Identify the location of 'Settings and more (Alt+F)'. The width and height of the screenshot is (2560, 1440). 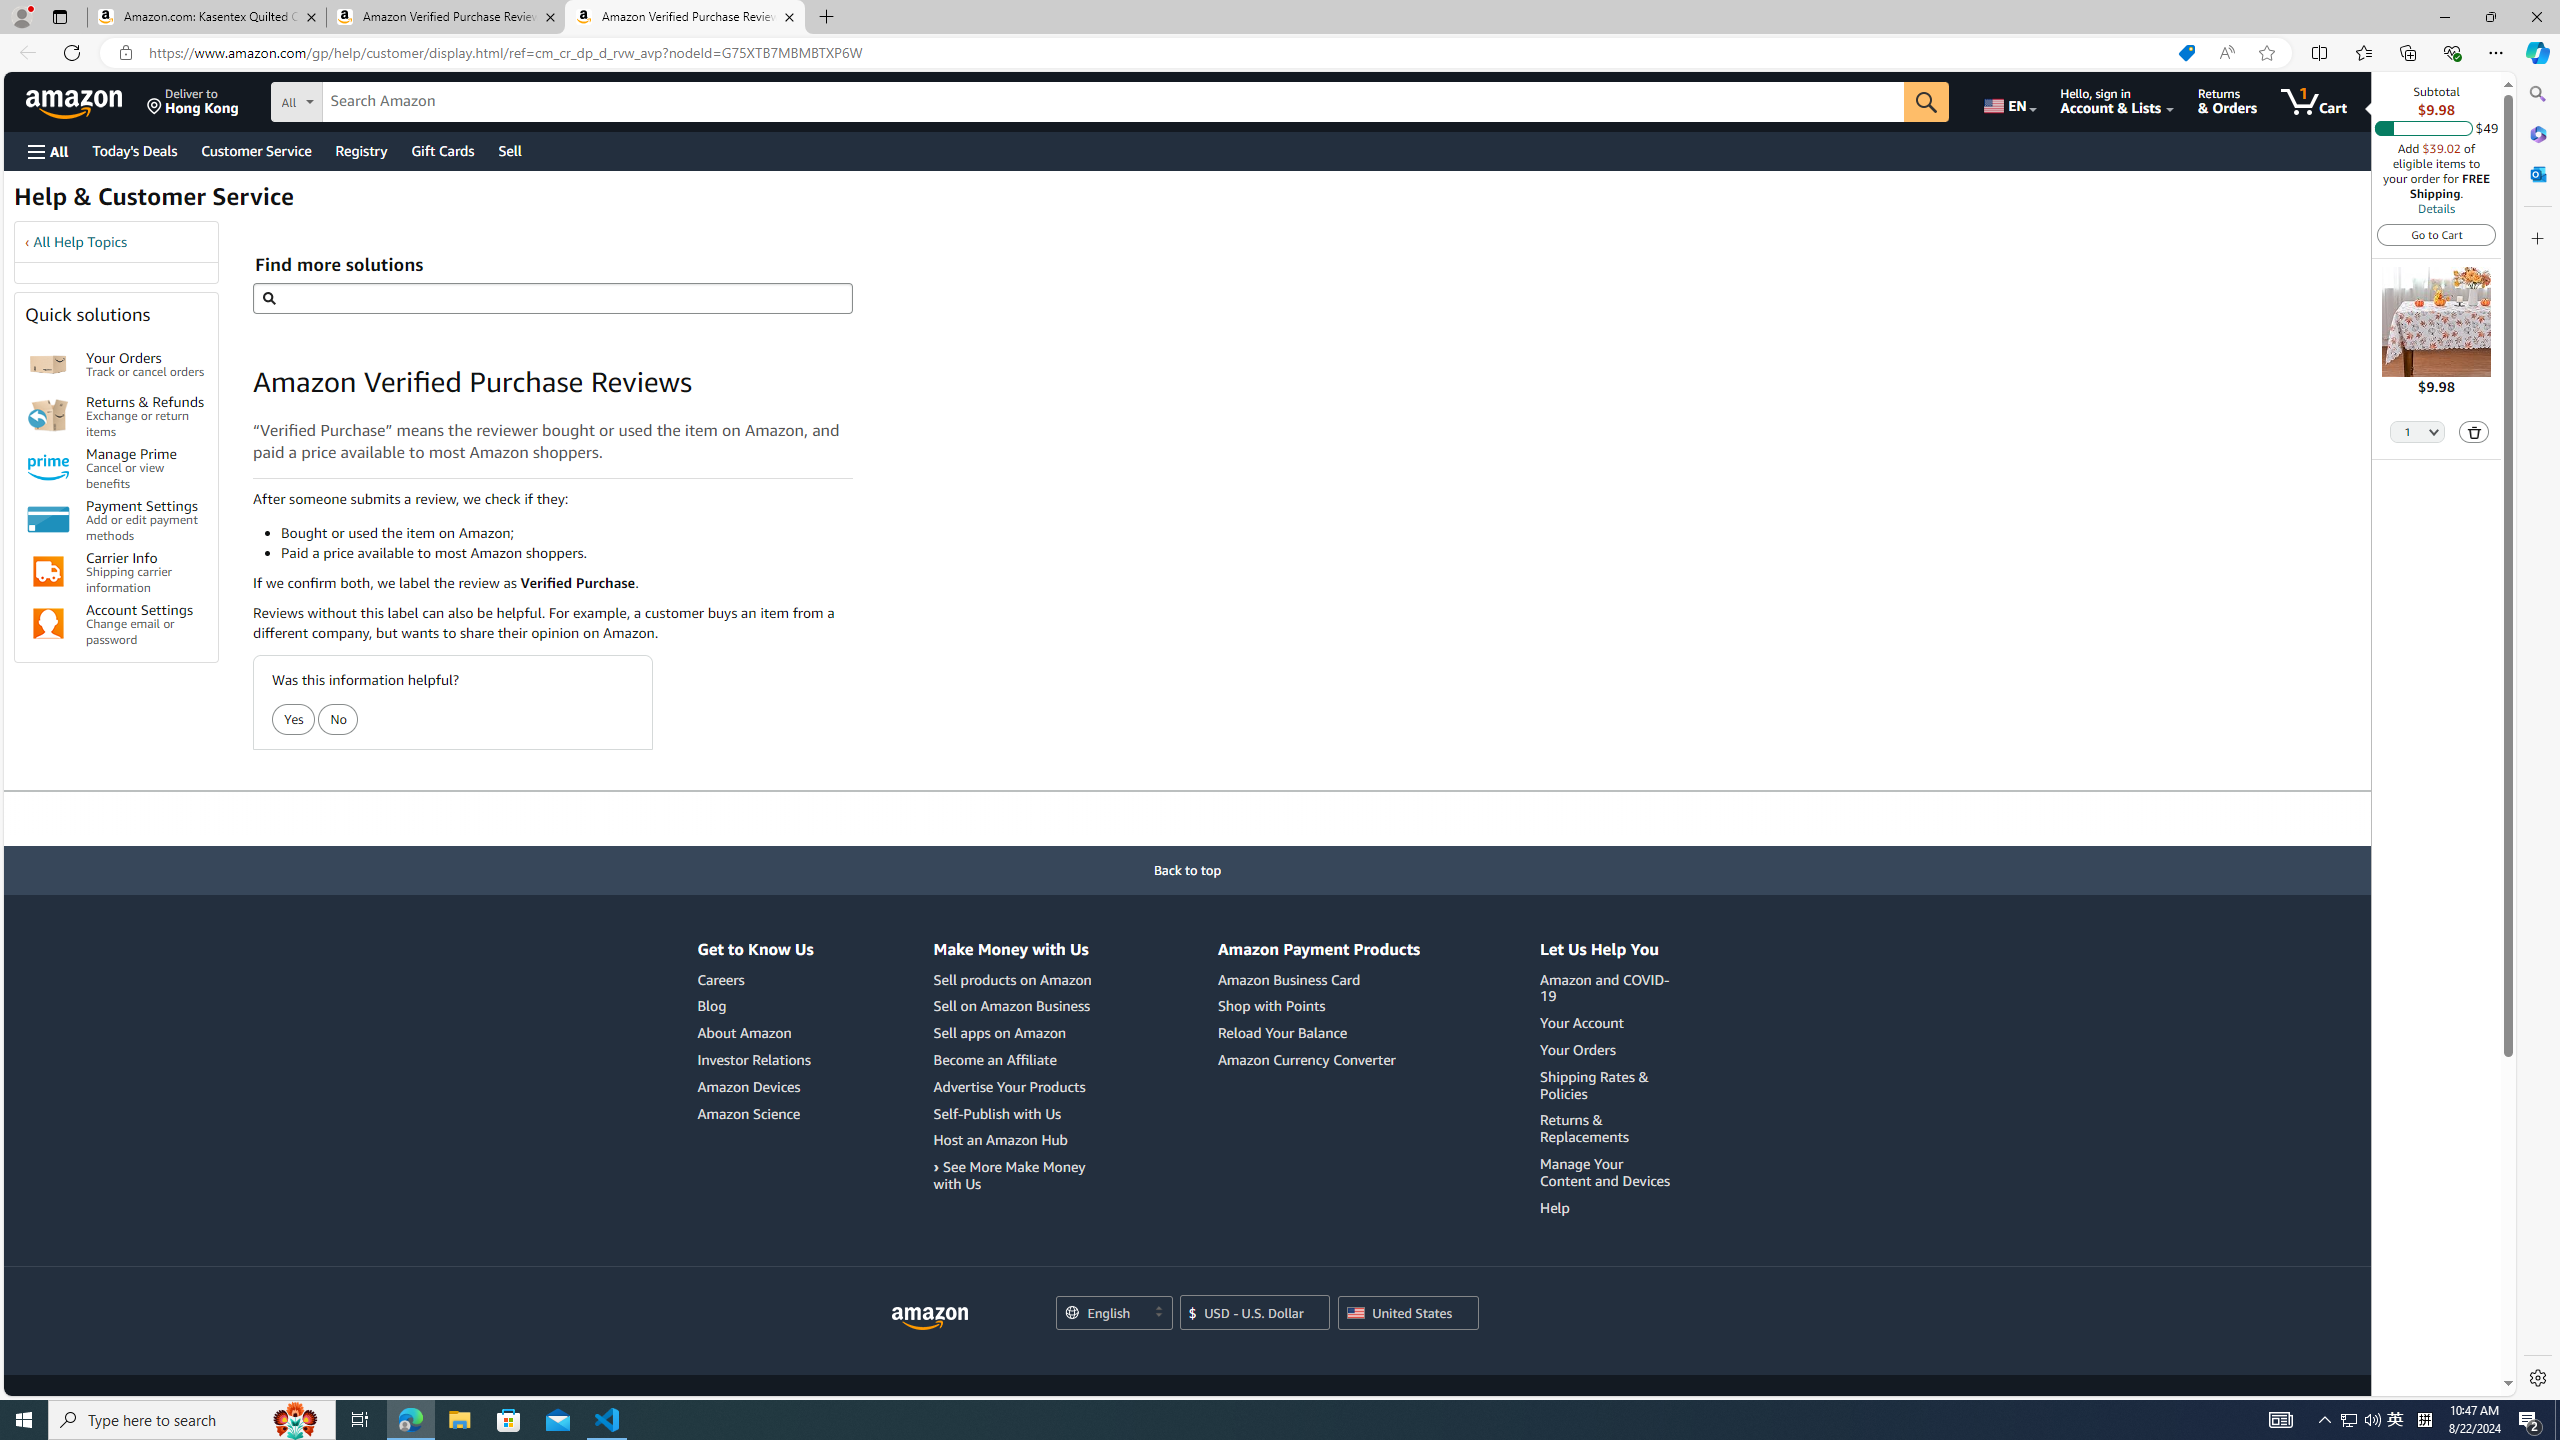
(2495, 51).